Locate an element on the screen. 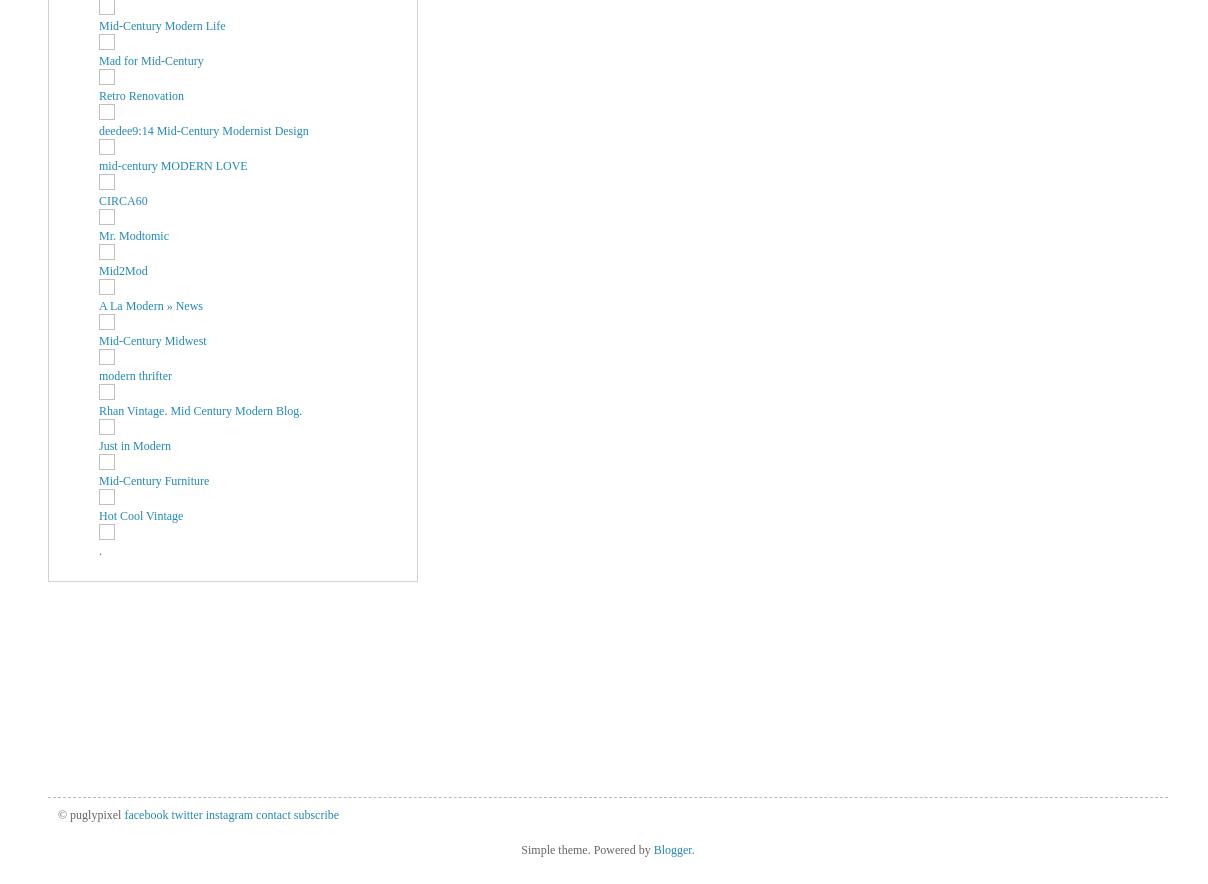  'Hot Cool Vintage' is located at coordinates (139, 514).